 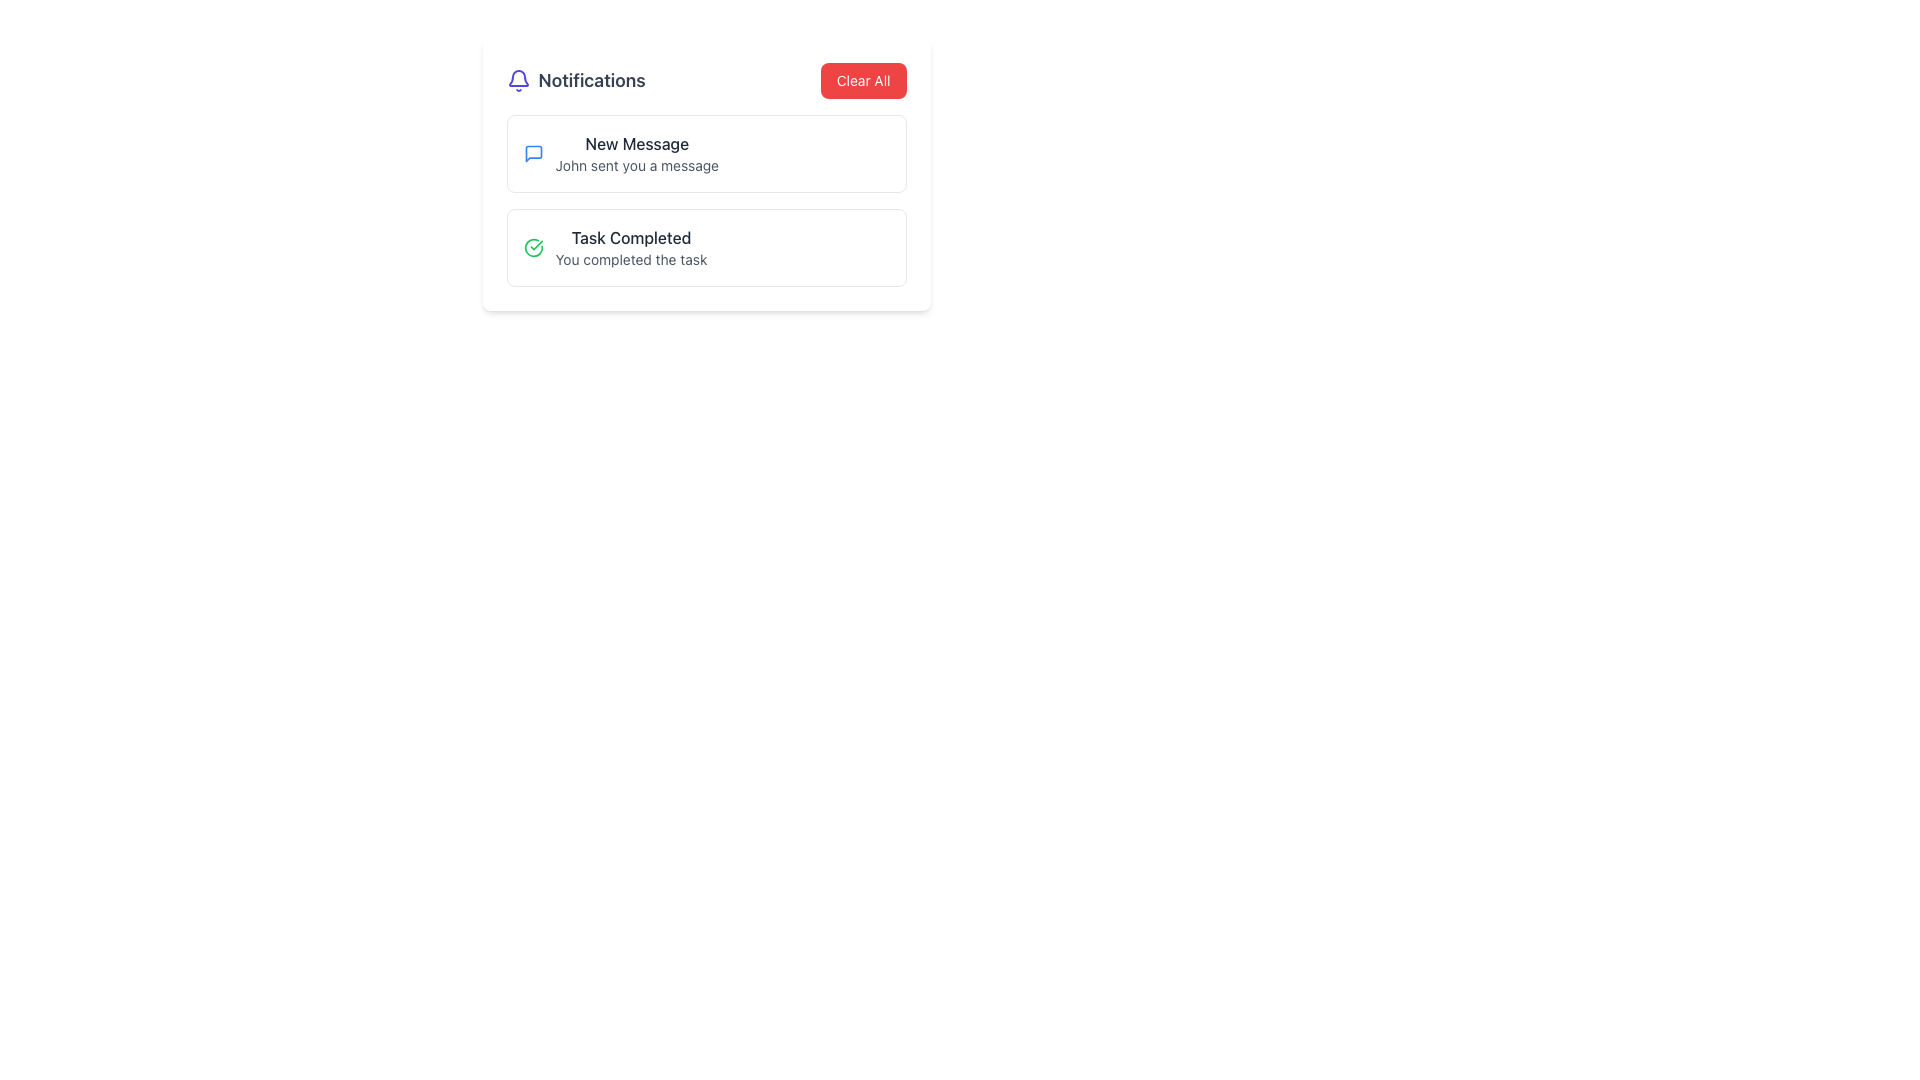 I want to click on notification titled 'New Message' which indicates that 'John sent you a message' from the first notification card in the list under the 'Notifications' section, so click(x=706, y=153).